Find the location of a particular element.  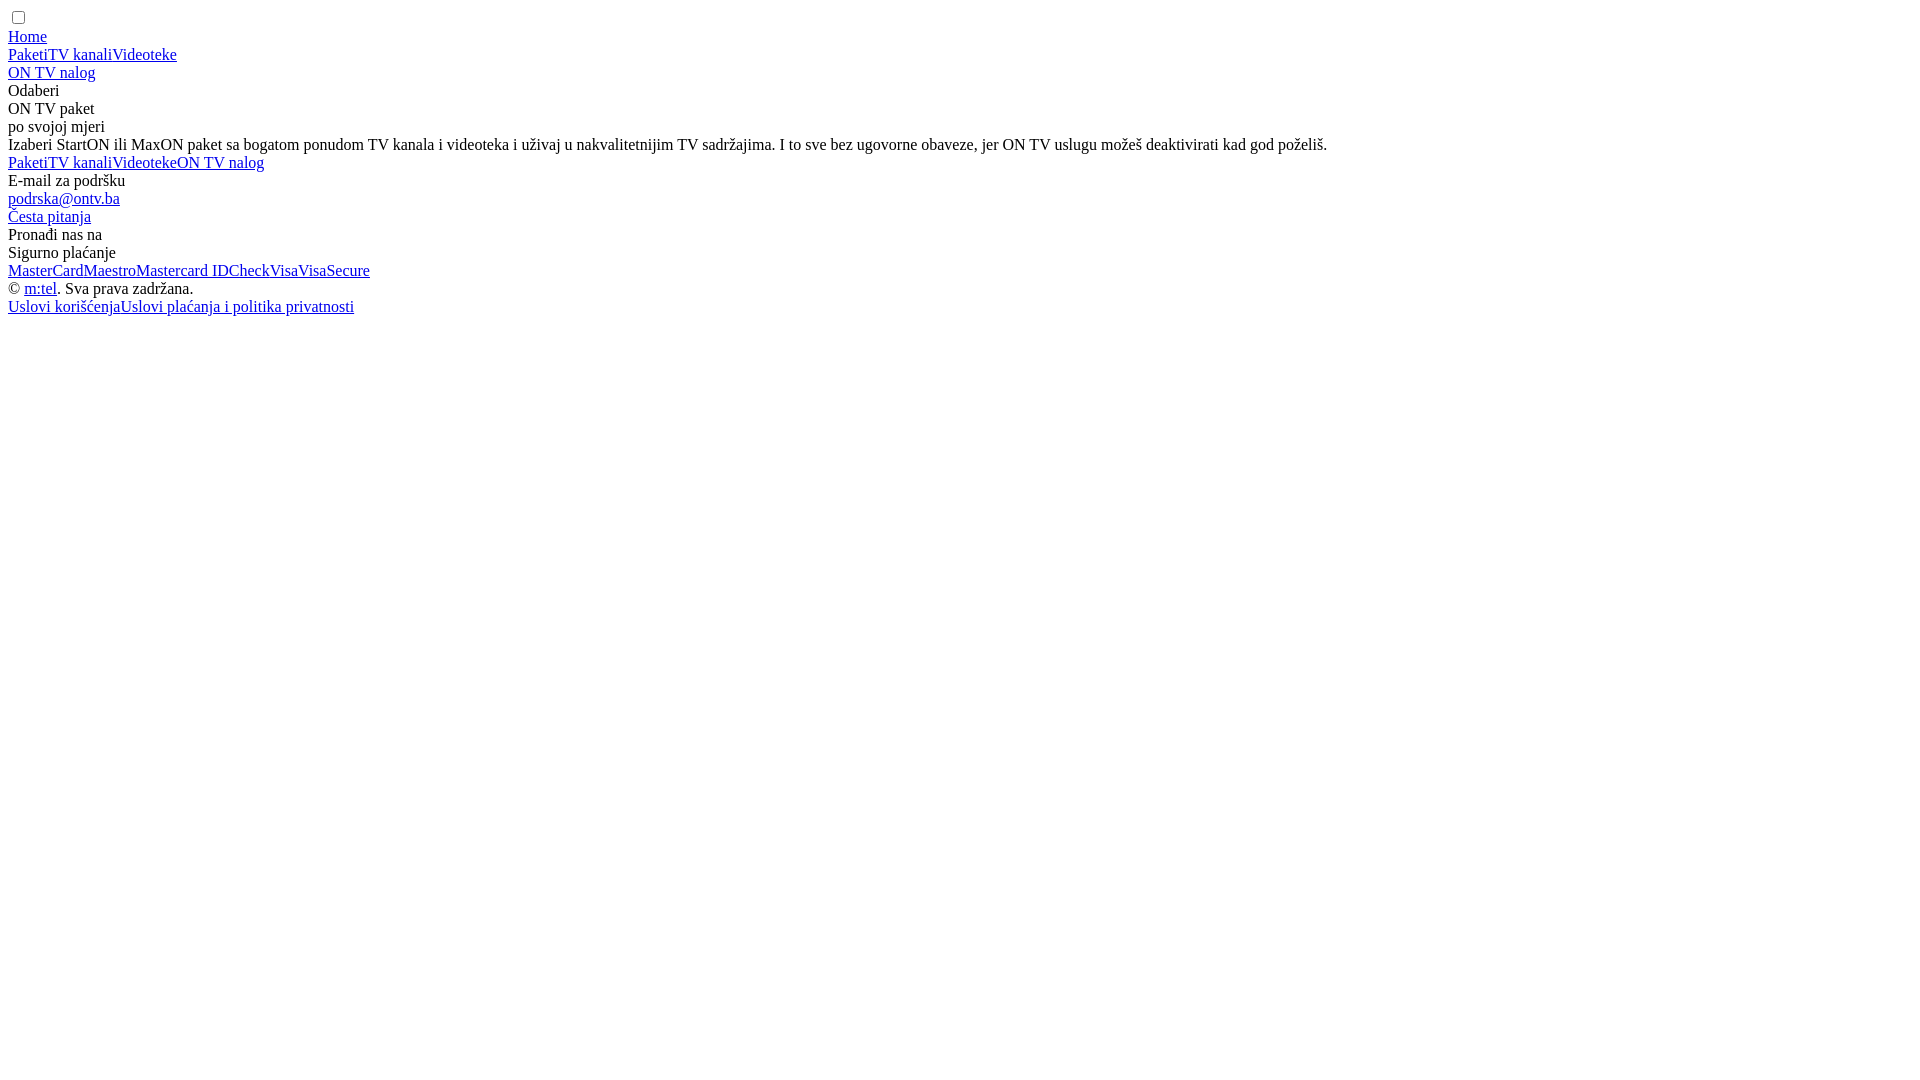

'Maestro' is located at coordinates (109, 270).